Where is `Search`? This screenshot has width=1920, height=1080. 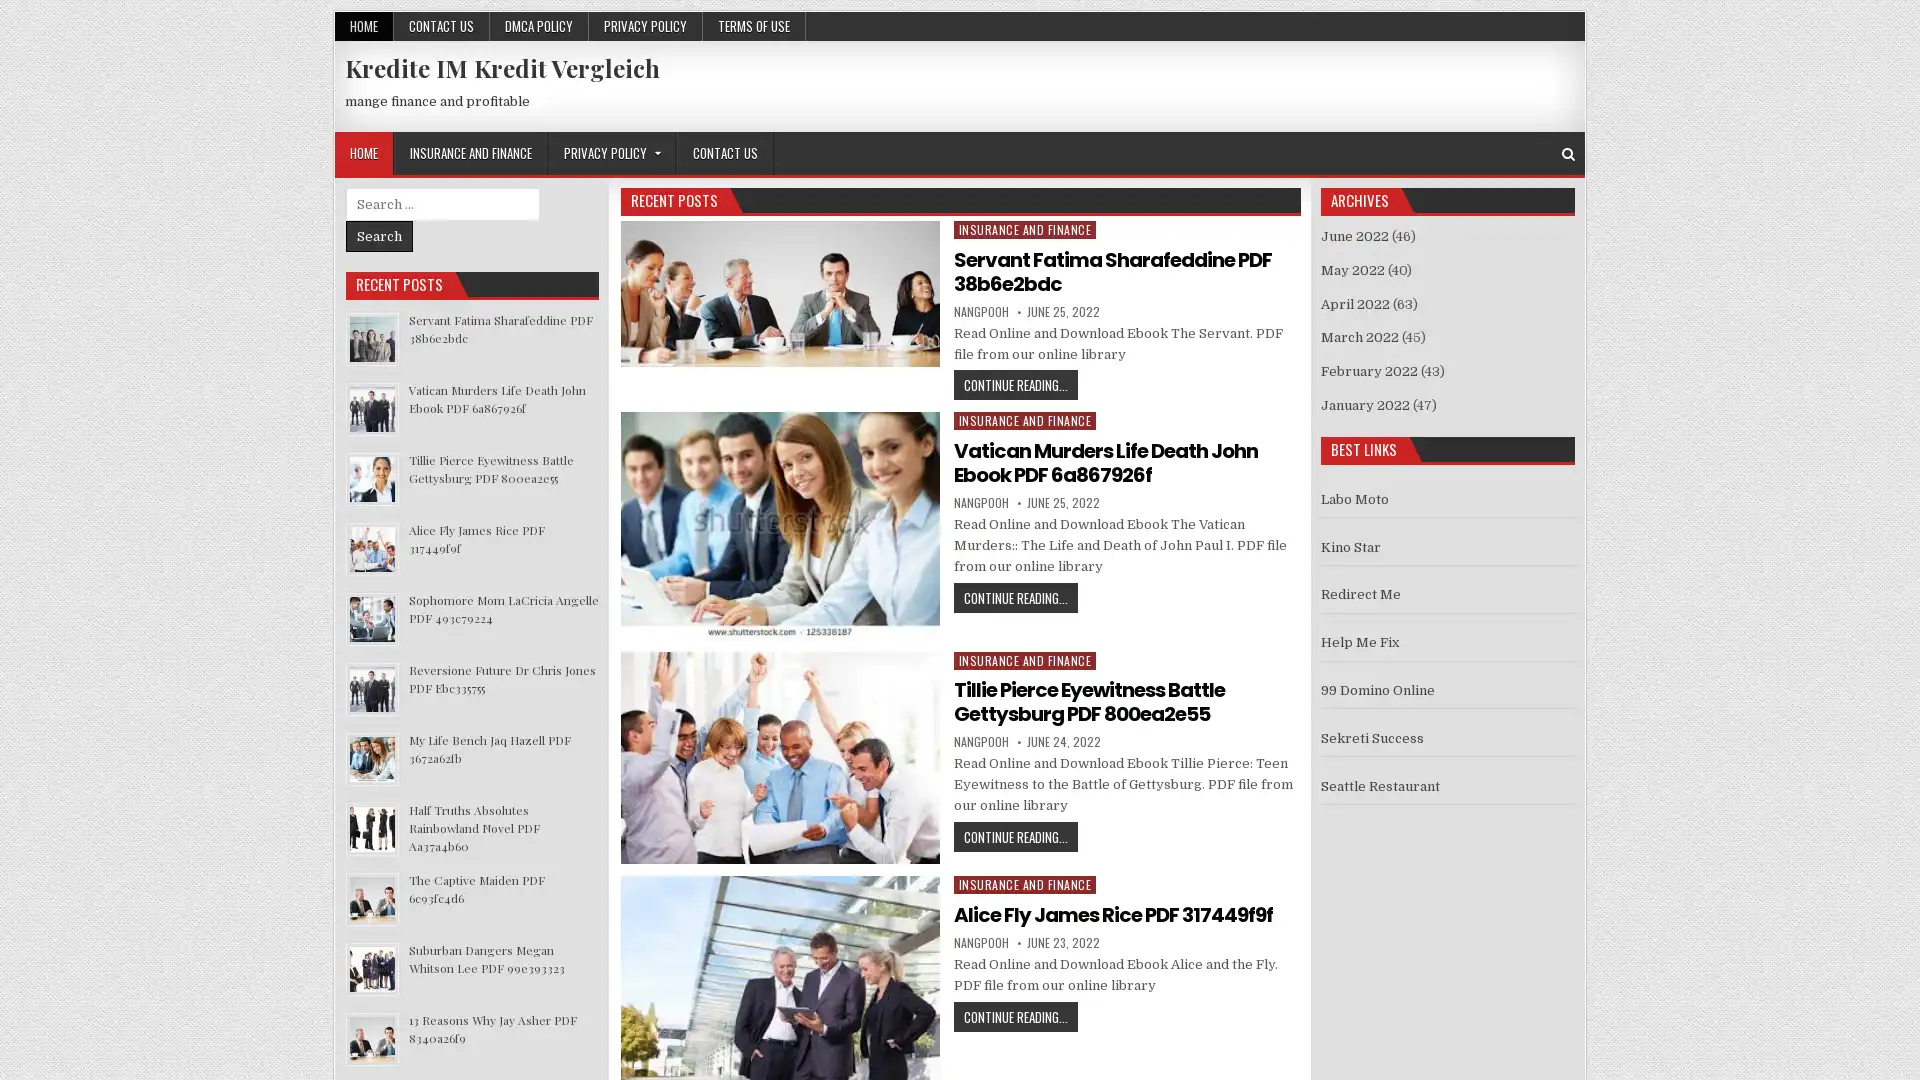
Search is located at coordinates (378, 235).